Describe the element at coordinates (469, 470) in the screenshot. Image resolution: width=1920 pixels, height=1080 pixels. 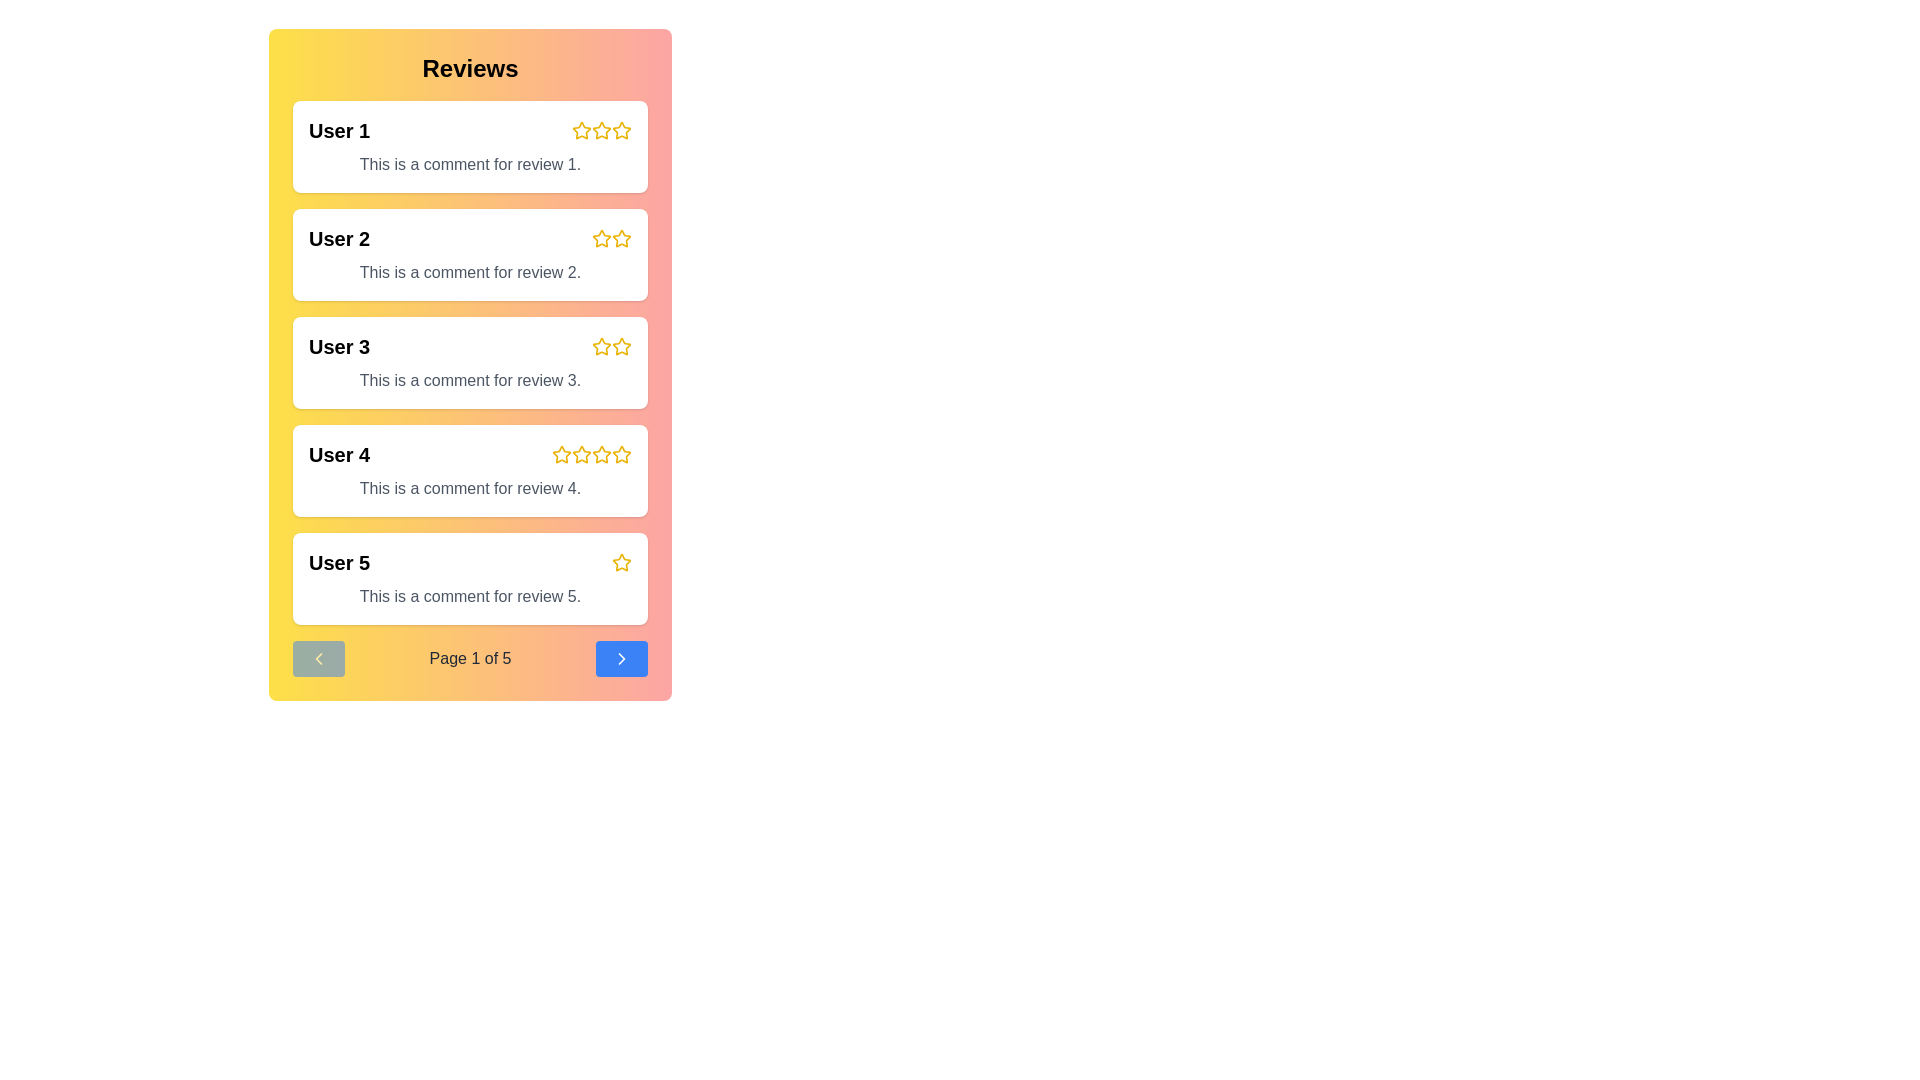
I see `the informational card representing a user review that displays the reviewer's name, comment, and a graphical rating with yellow stars, situated as the fourth card in a vertical list of review cards` at that location.